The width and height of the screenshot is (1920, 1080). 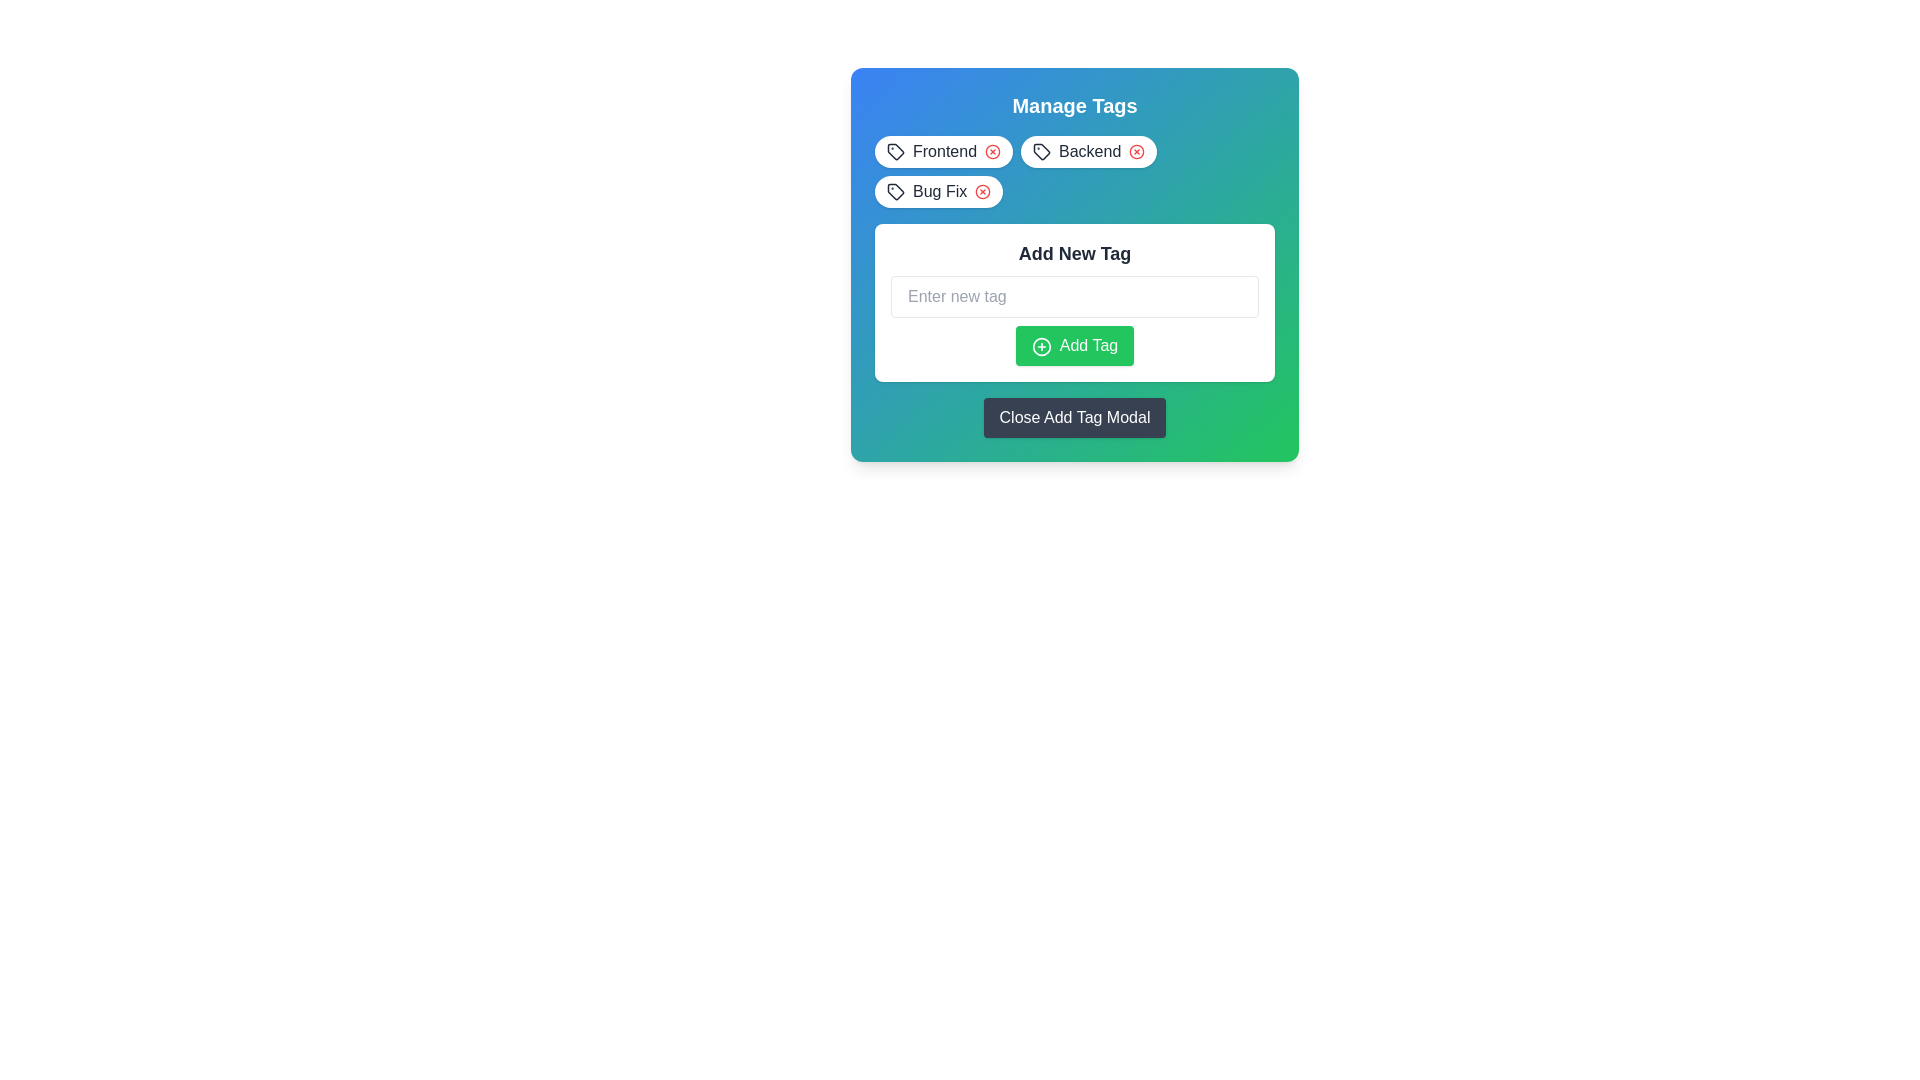 I want to click on the red circular graphic element of the close button located in the right area of the 'Frontend' tag, so click(x=993, y=150).